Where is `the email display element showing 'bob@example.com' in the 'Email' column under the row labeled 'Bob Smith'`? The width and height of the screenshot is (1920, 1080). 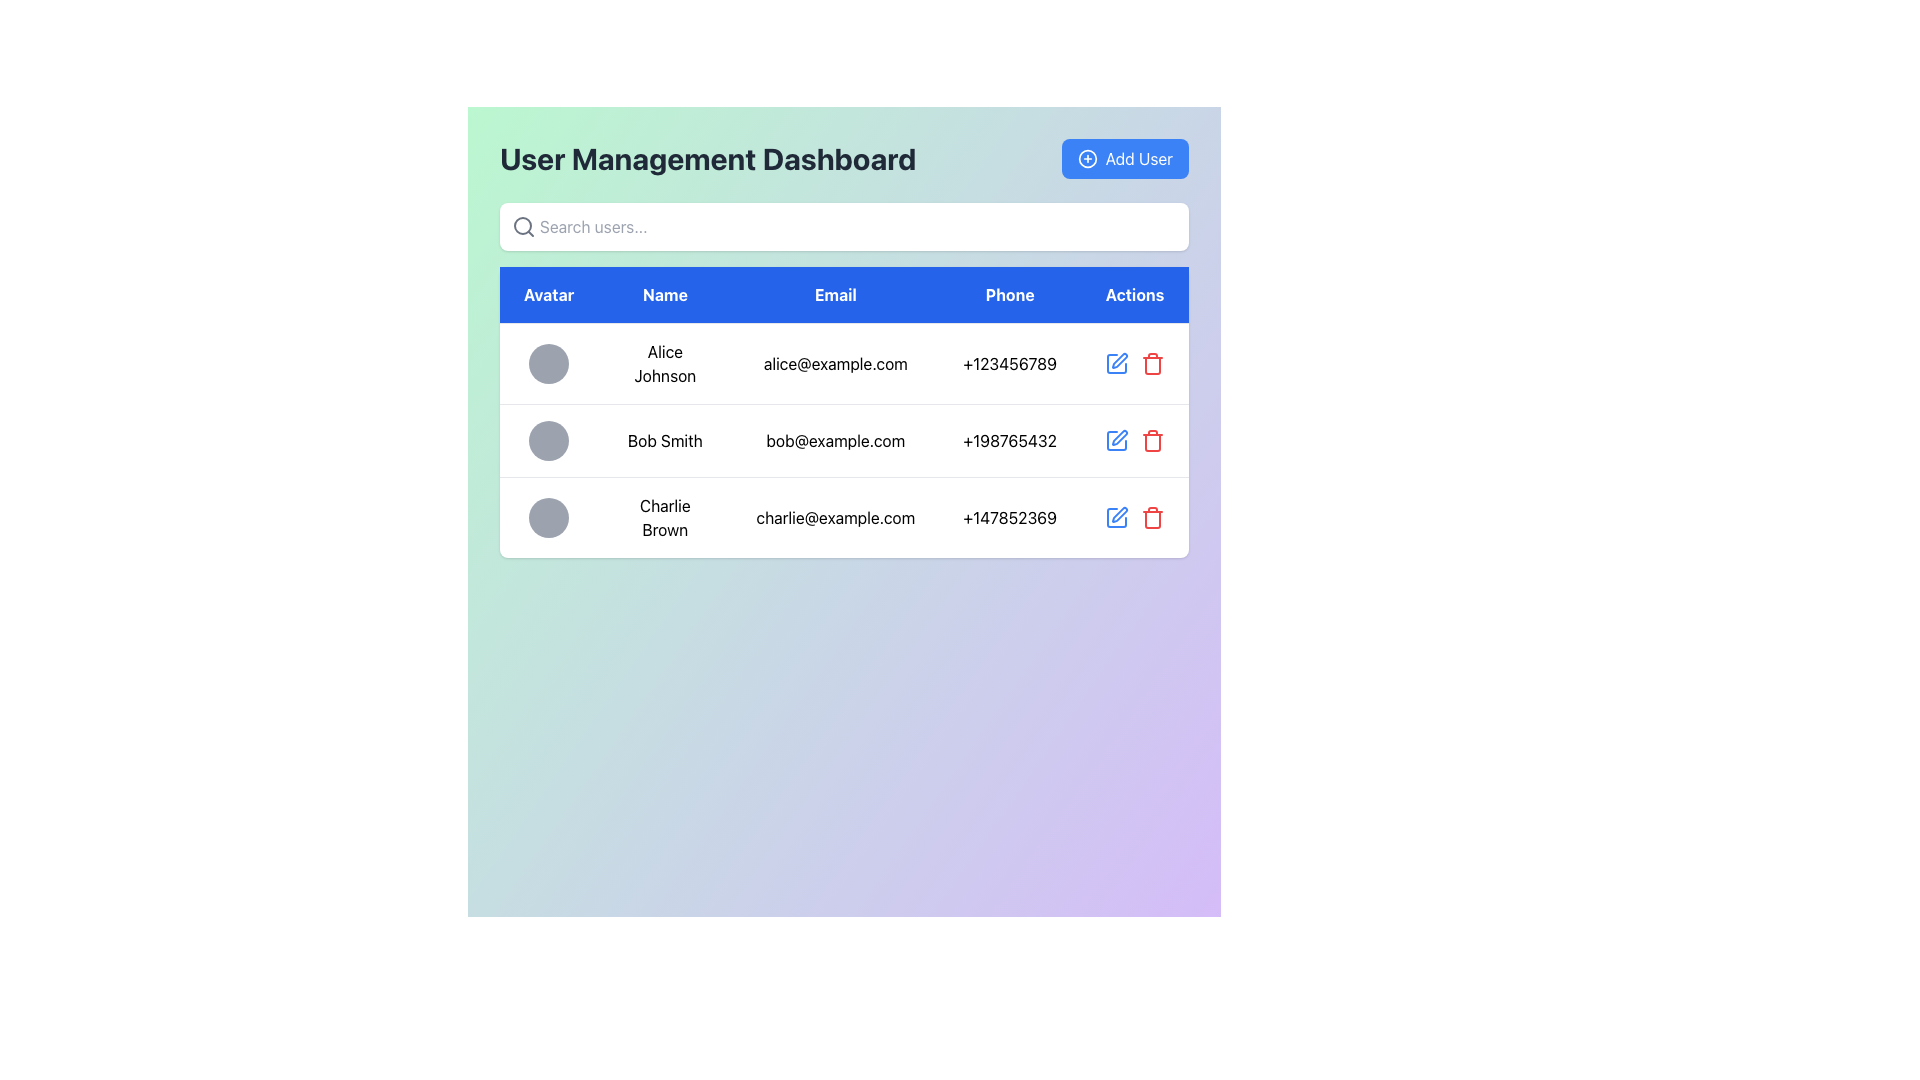
the email display element showing 'bob@example.com' in the 'Email' column under the row labeled 'Bob Smith' is located at coordinates (835, 439).